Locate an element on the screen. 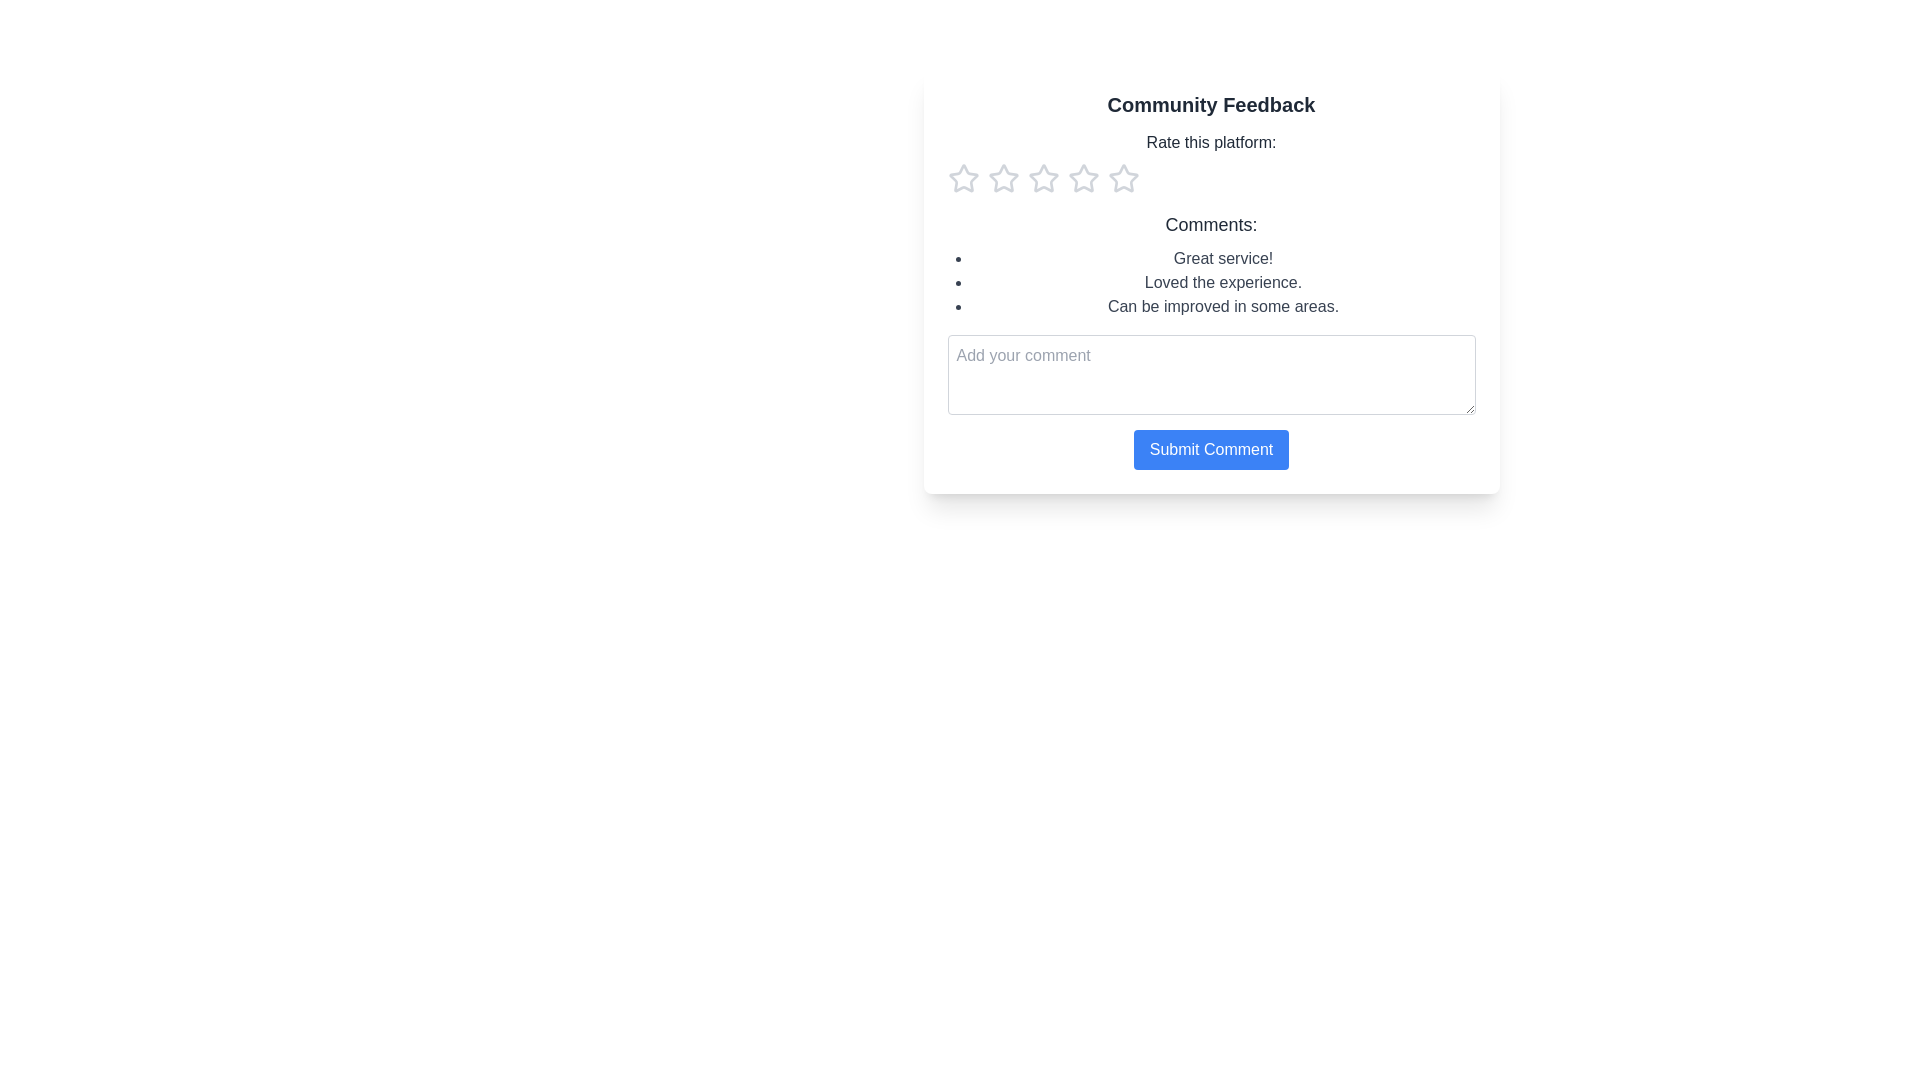 This screenshot has height=1080, width=1920. the header text label indicating the start of the comments section, which is positioned below the rating stars and above the list of user comments is located at coordinates (1210, 224).